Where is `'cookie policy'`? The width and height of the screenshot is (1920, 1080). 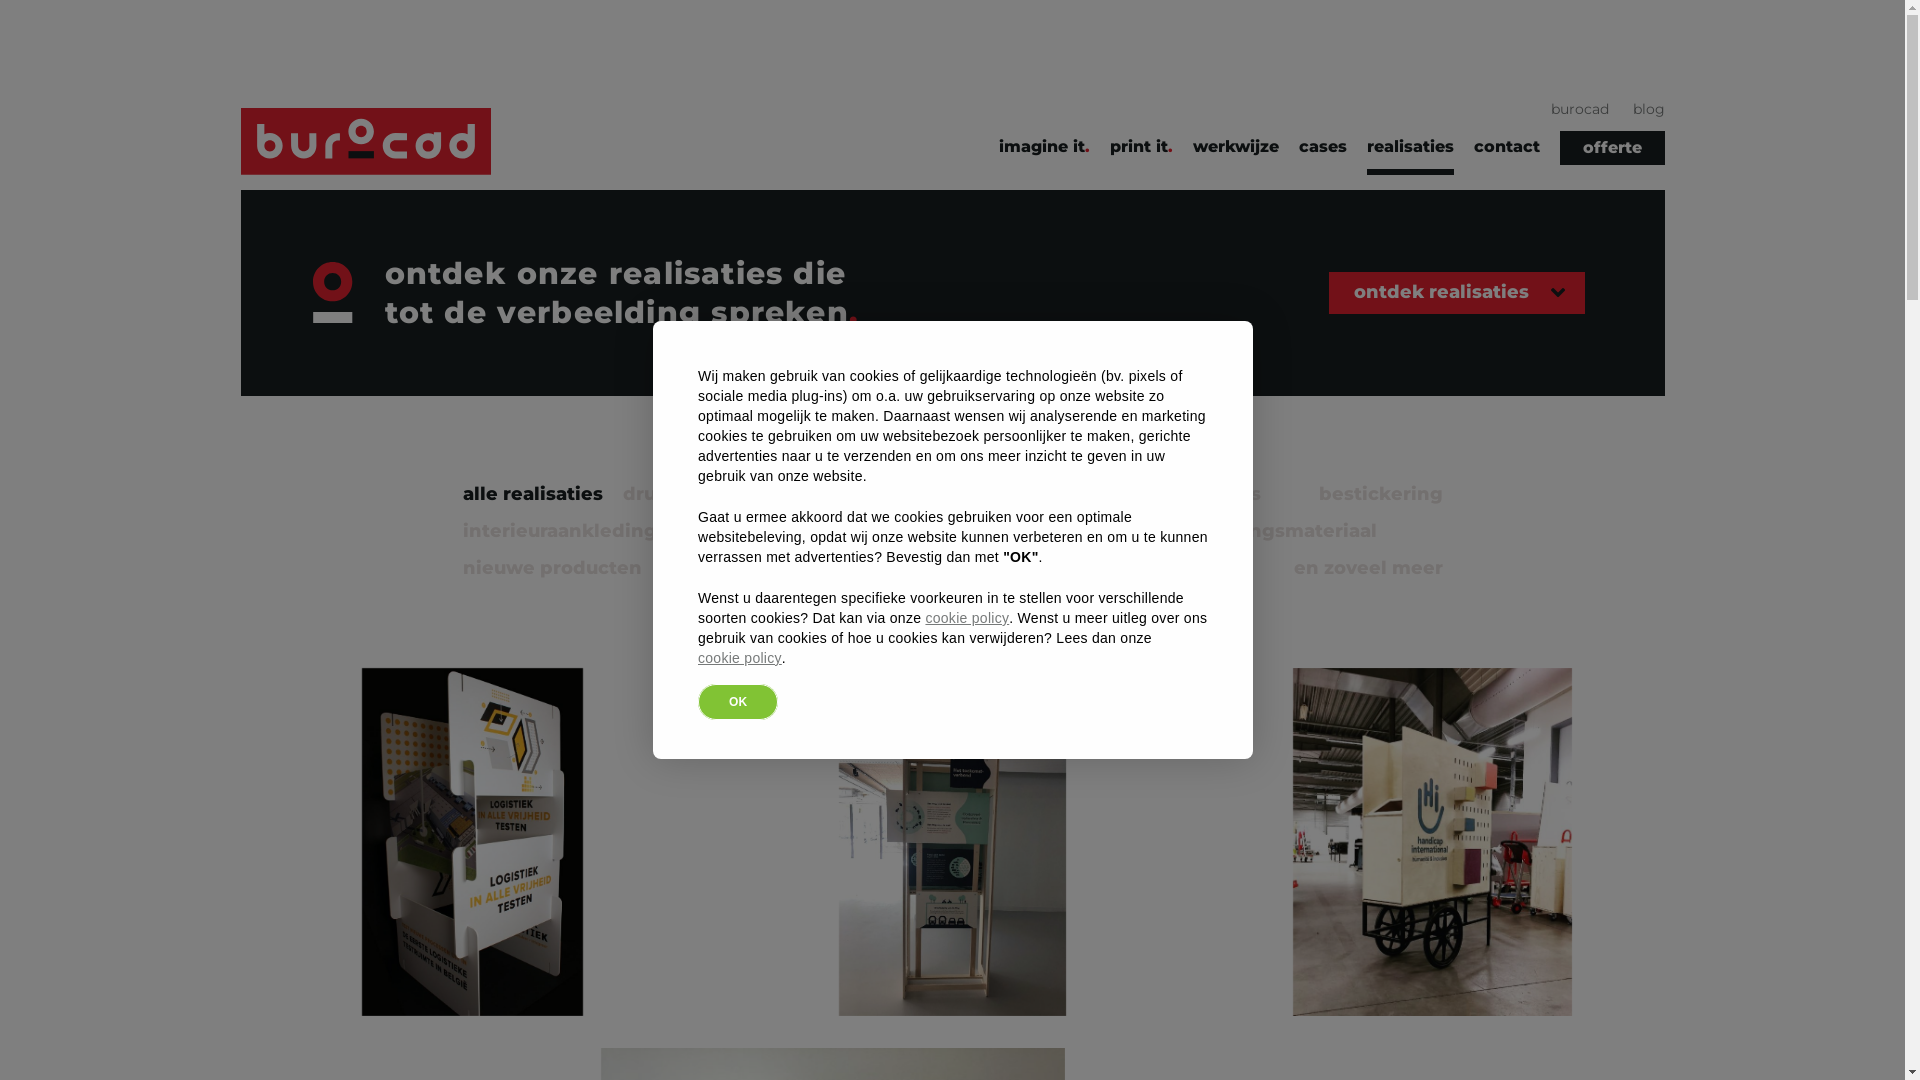
'cookie policy' is located at coordinates (697, 658).